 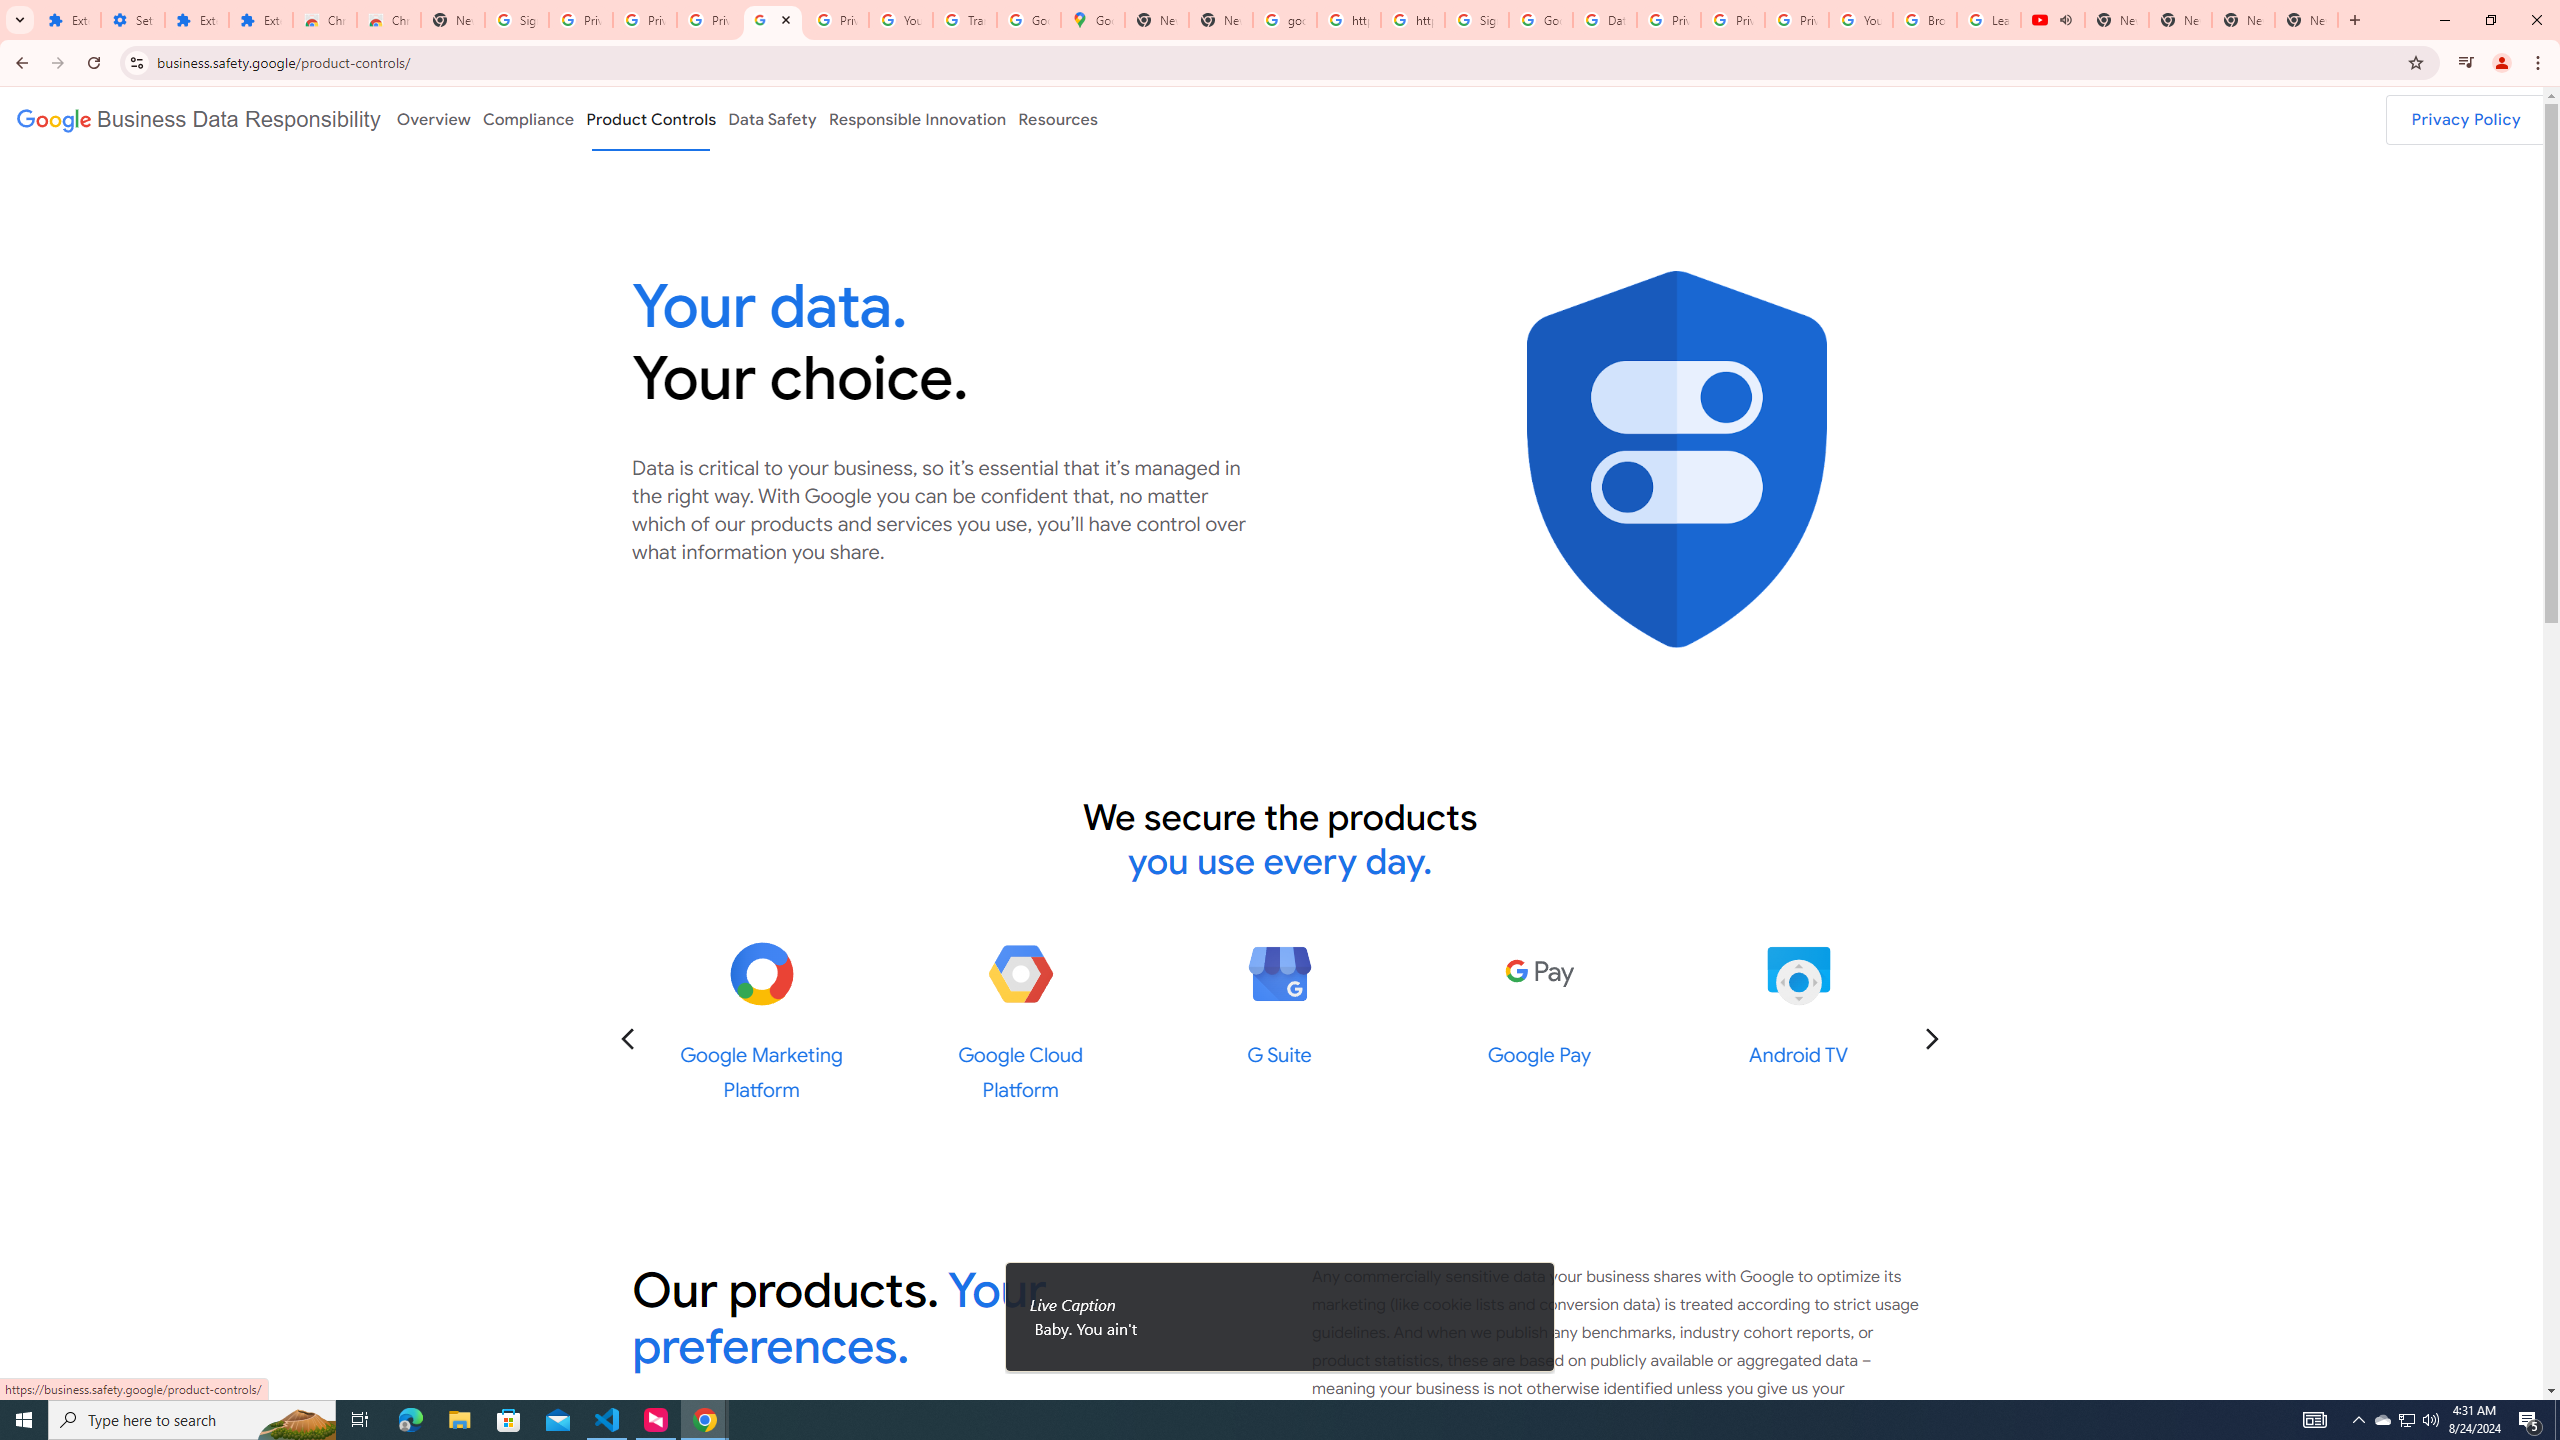 What do you see at coordinates (1797, 973) in the screenshot?
I see `'Android TV'` at bounding box center [1797, 973].